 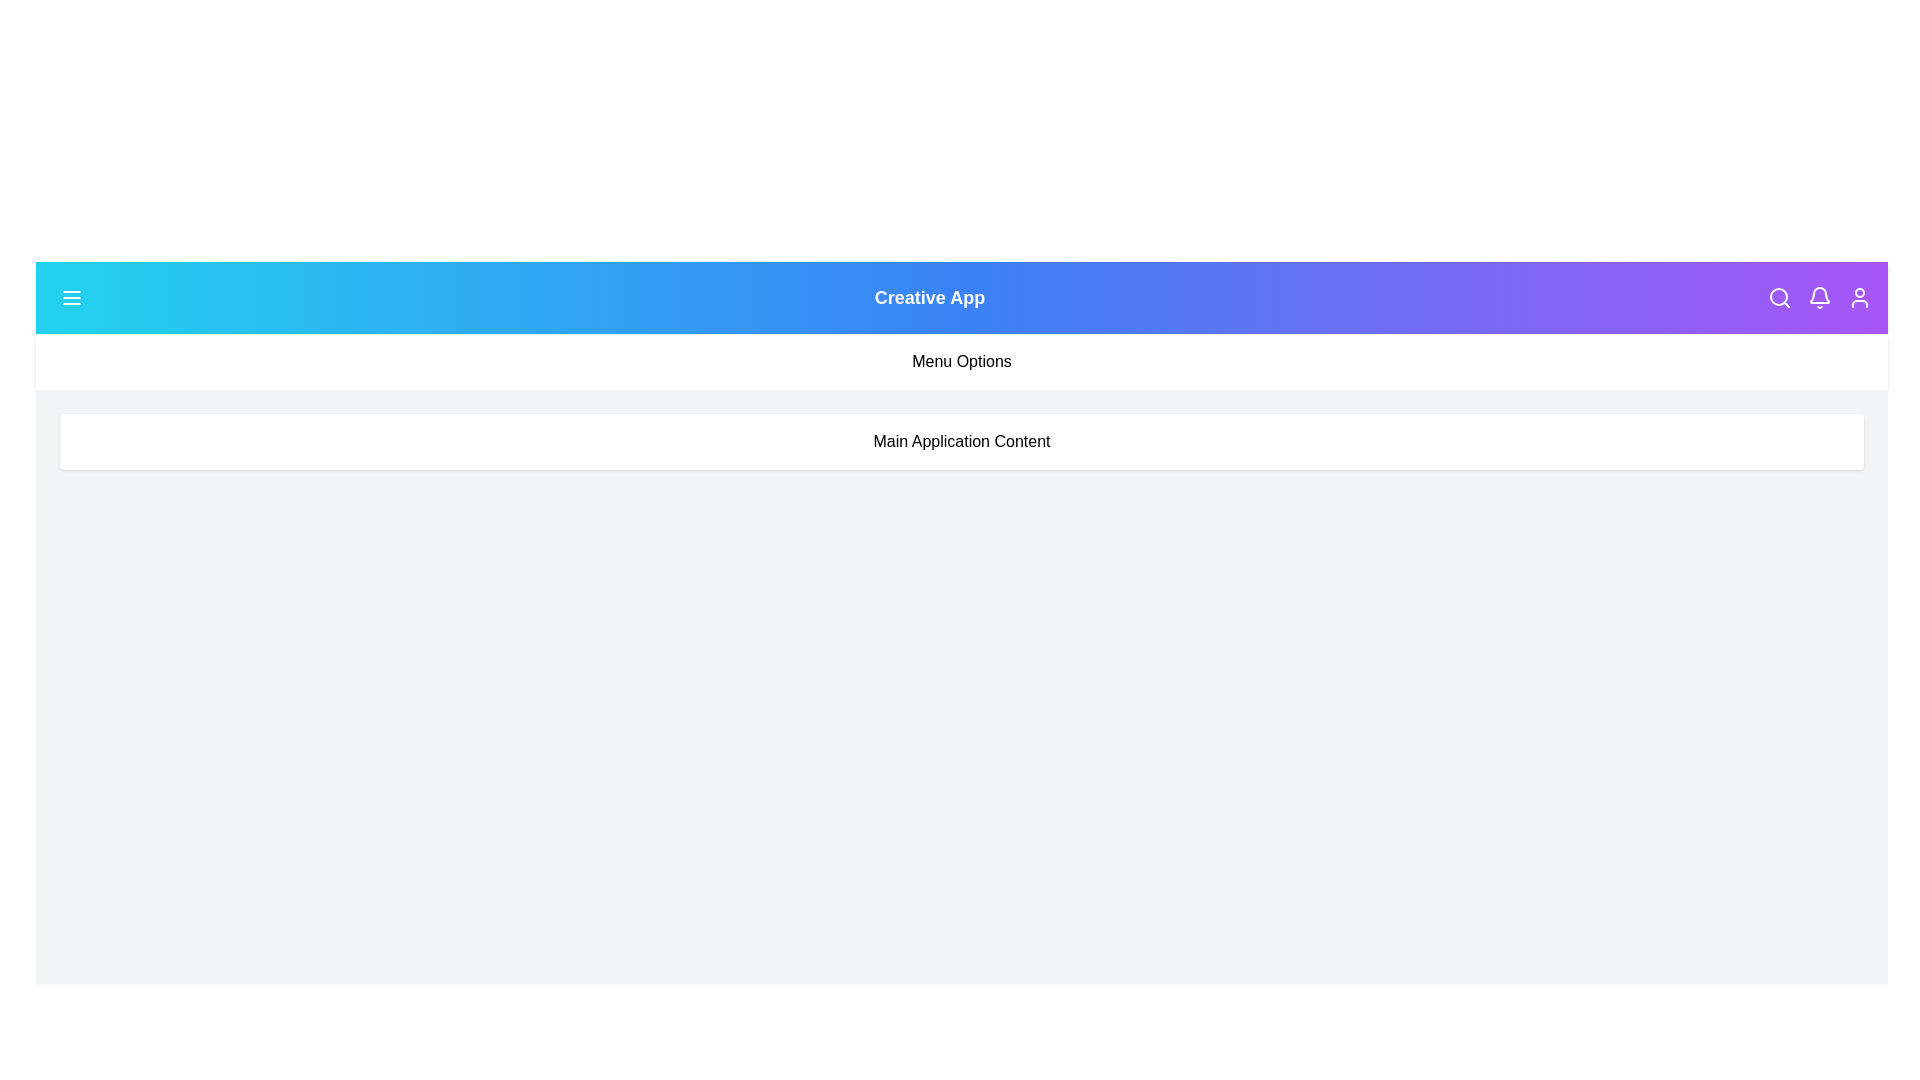 I want to click on the user icon in the app bar, so click(x=1859, y=297).